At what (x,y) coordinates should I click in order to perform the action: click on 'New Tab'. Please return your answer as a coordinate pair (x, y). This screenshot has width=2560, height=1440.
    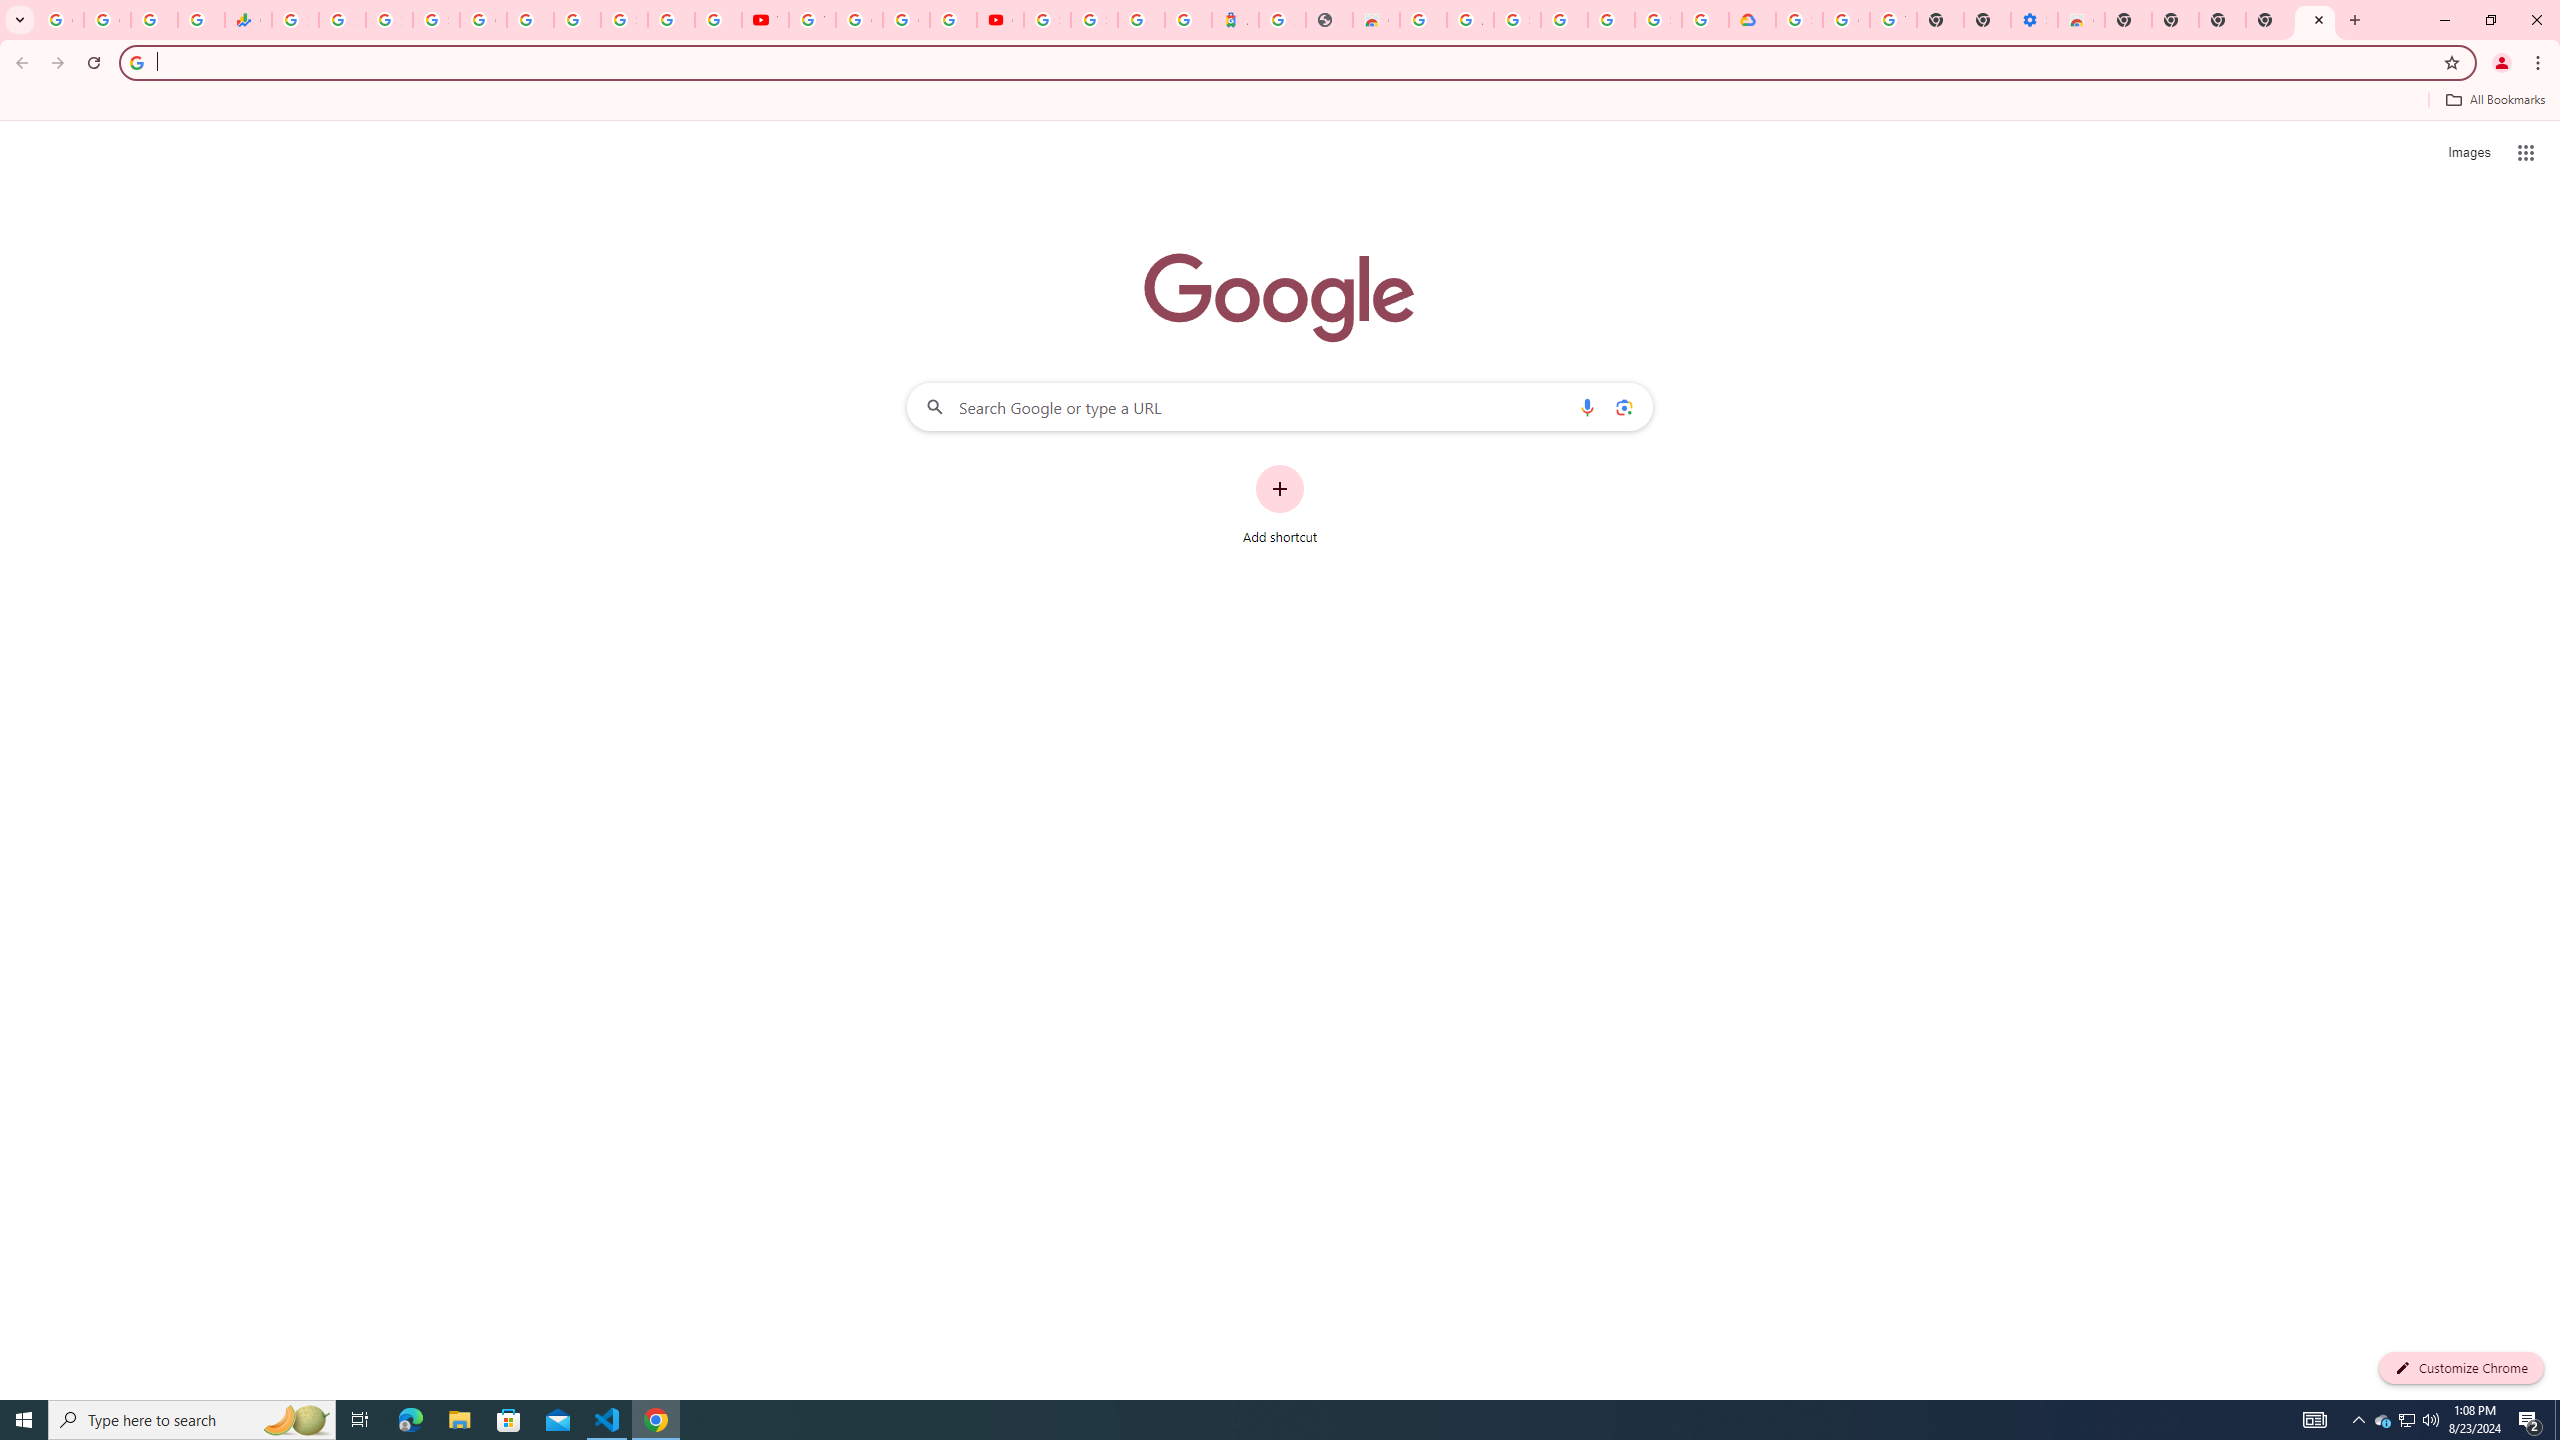
    Looking at the image, I should click on (2315, 19).